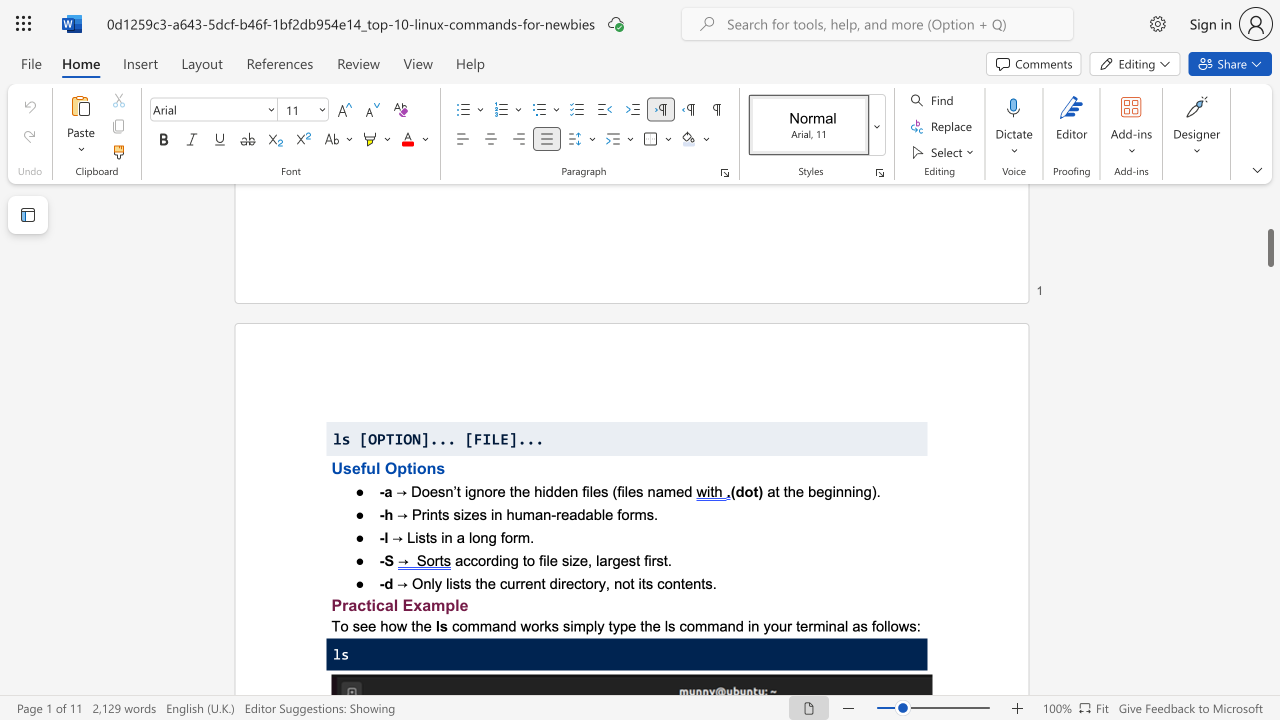 The image size is (1280, 720). What do you see at coordinates (424, 438) in the screenshot?
I see `the 1th character "]" in the text` at bounding box center [424, 438].